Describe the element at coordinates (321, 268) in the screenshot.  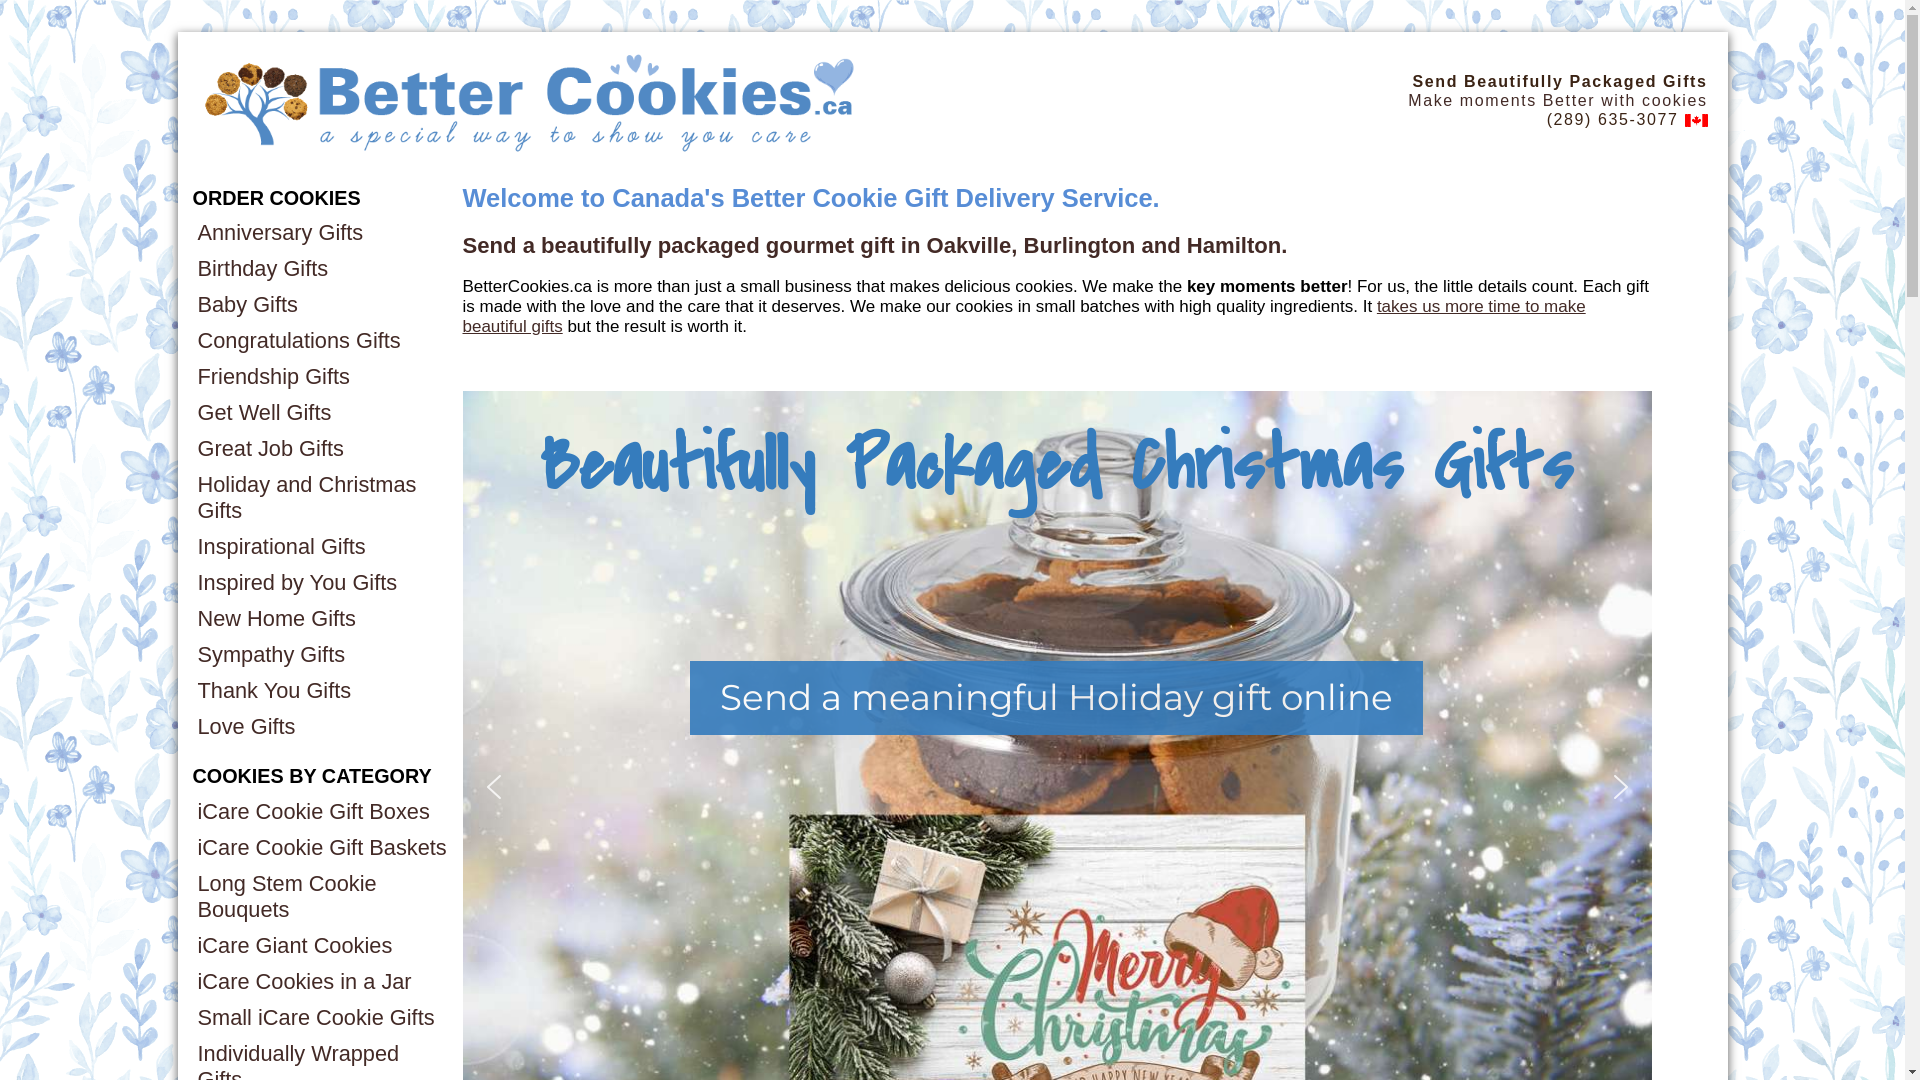
I see `'Birthday Gifts'` at that location.